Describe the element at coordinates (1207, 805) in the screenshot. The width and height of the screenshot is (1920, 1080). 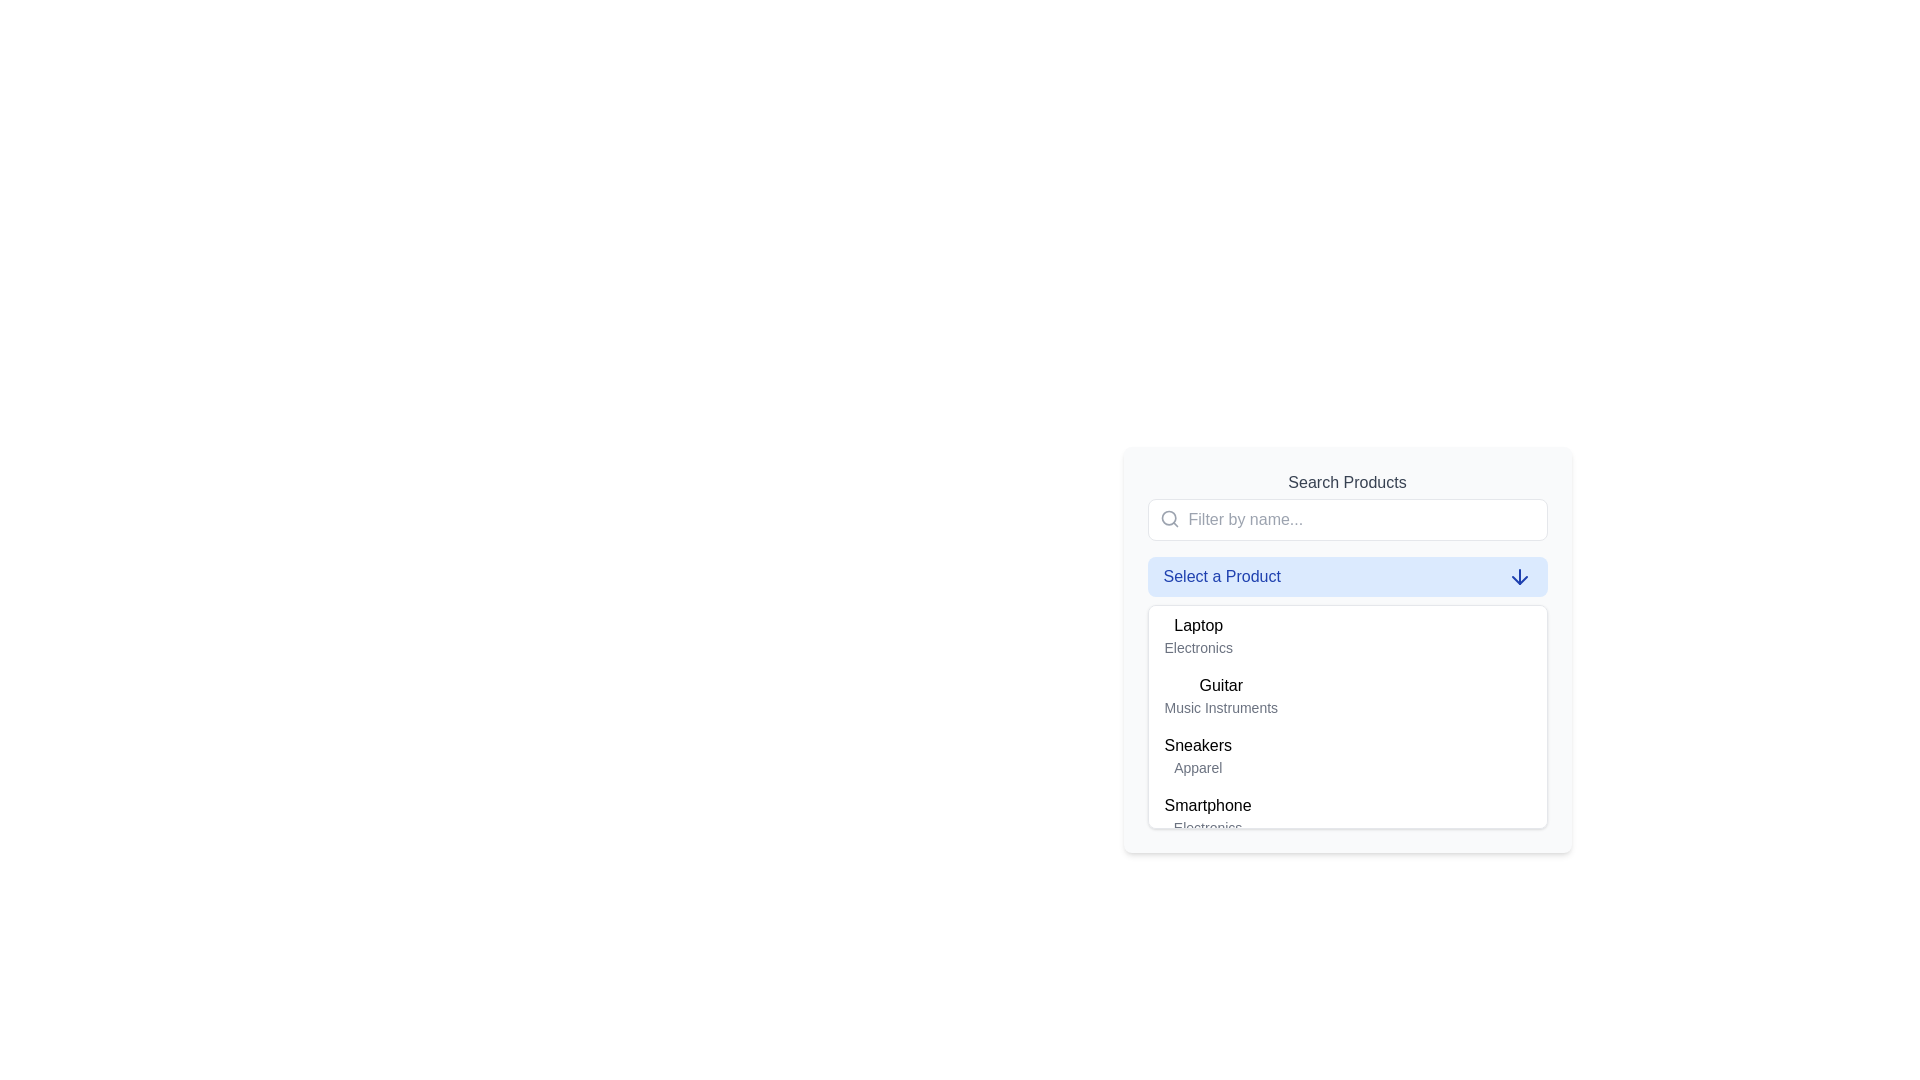
I see `to select the 'Smartphone' category from the dropdown menu located above 'Electronics'` at that location.